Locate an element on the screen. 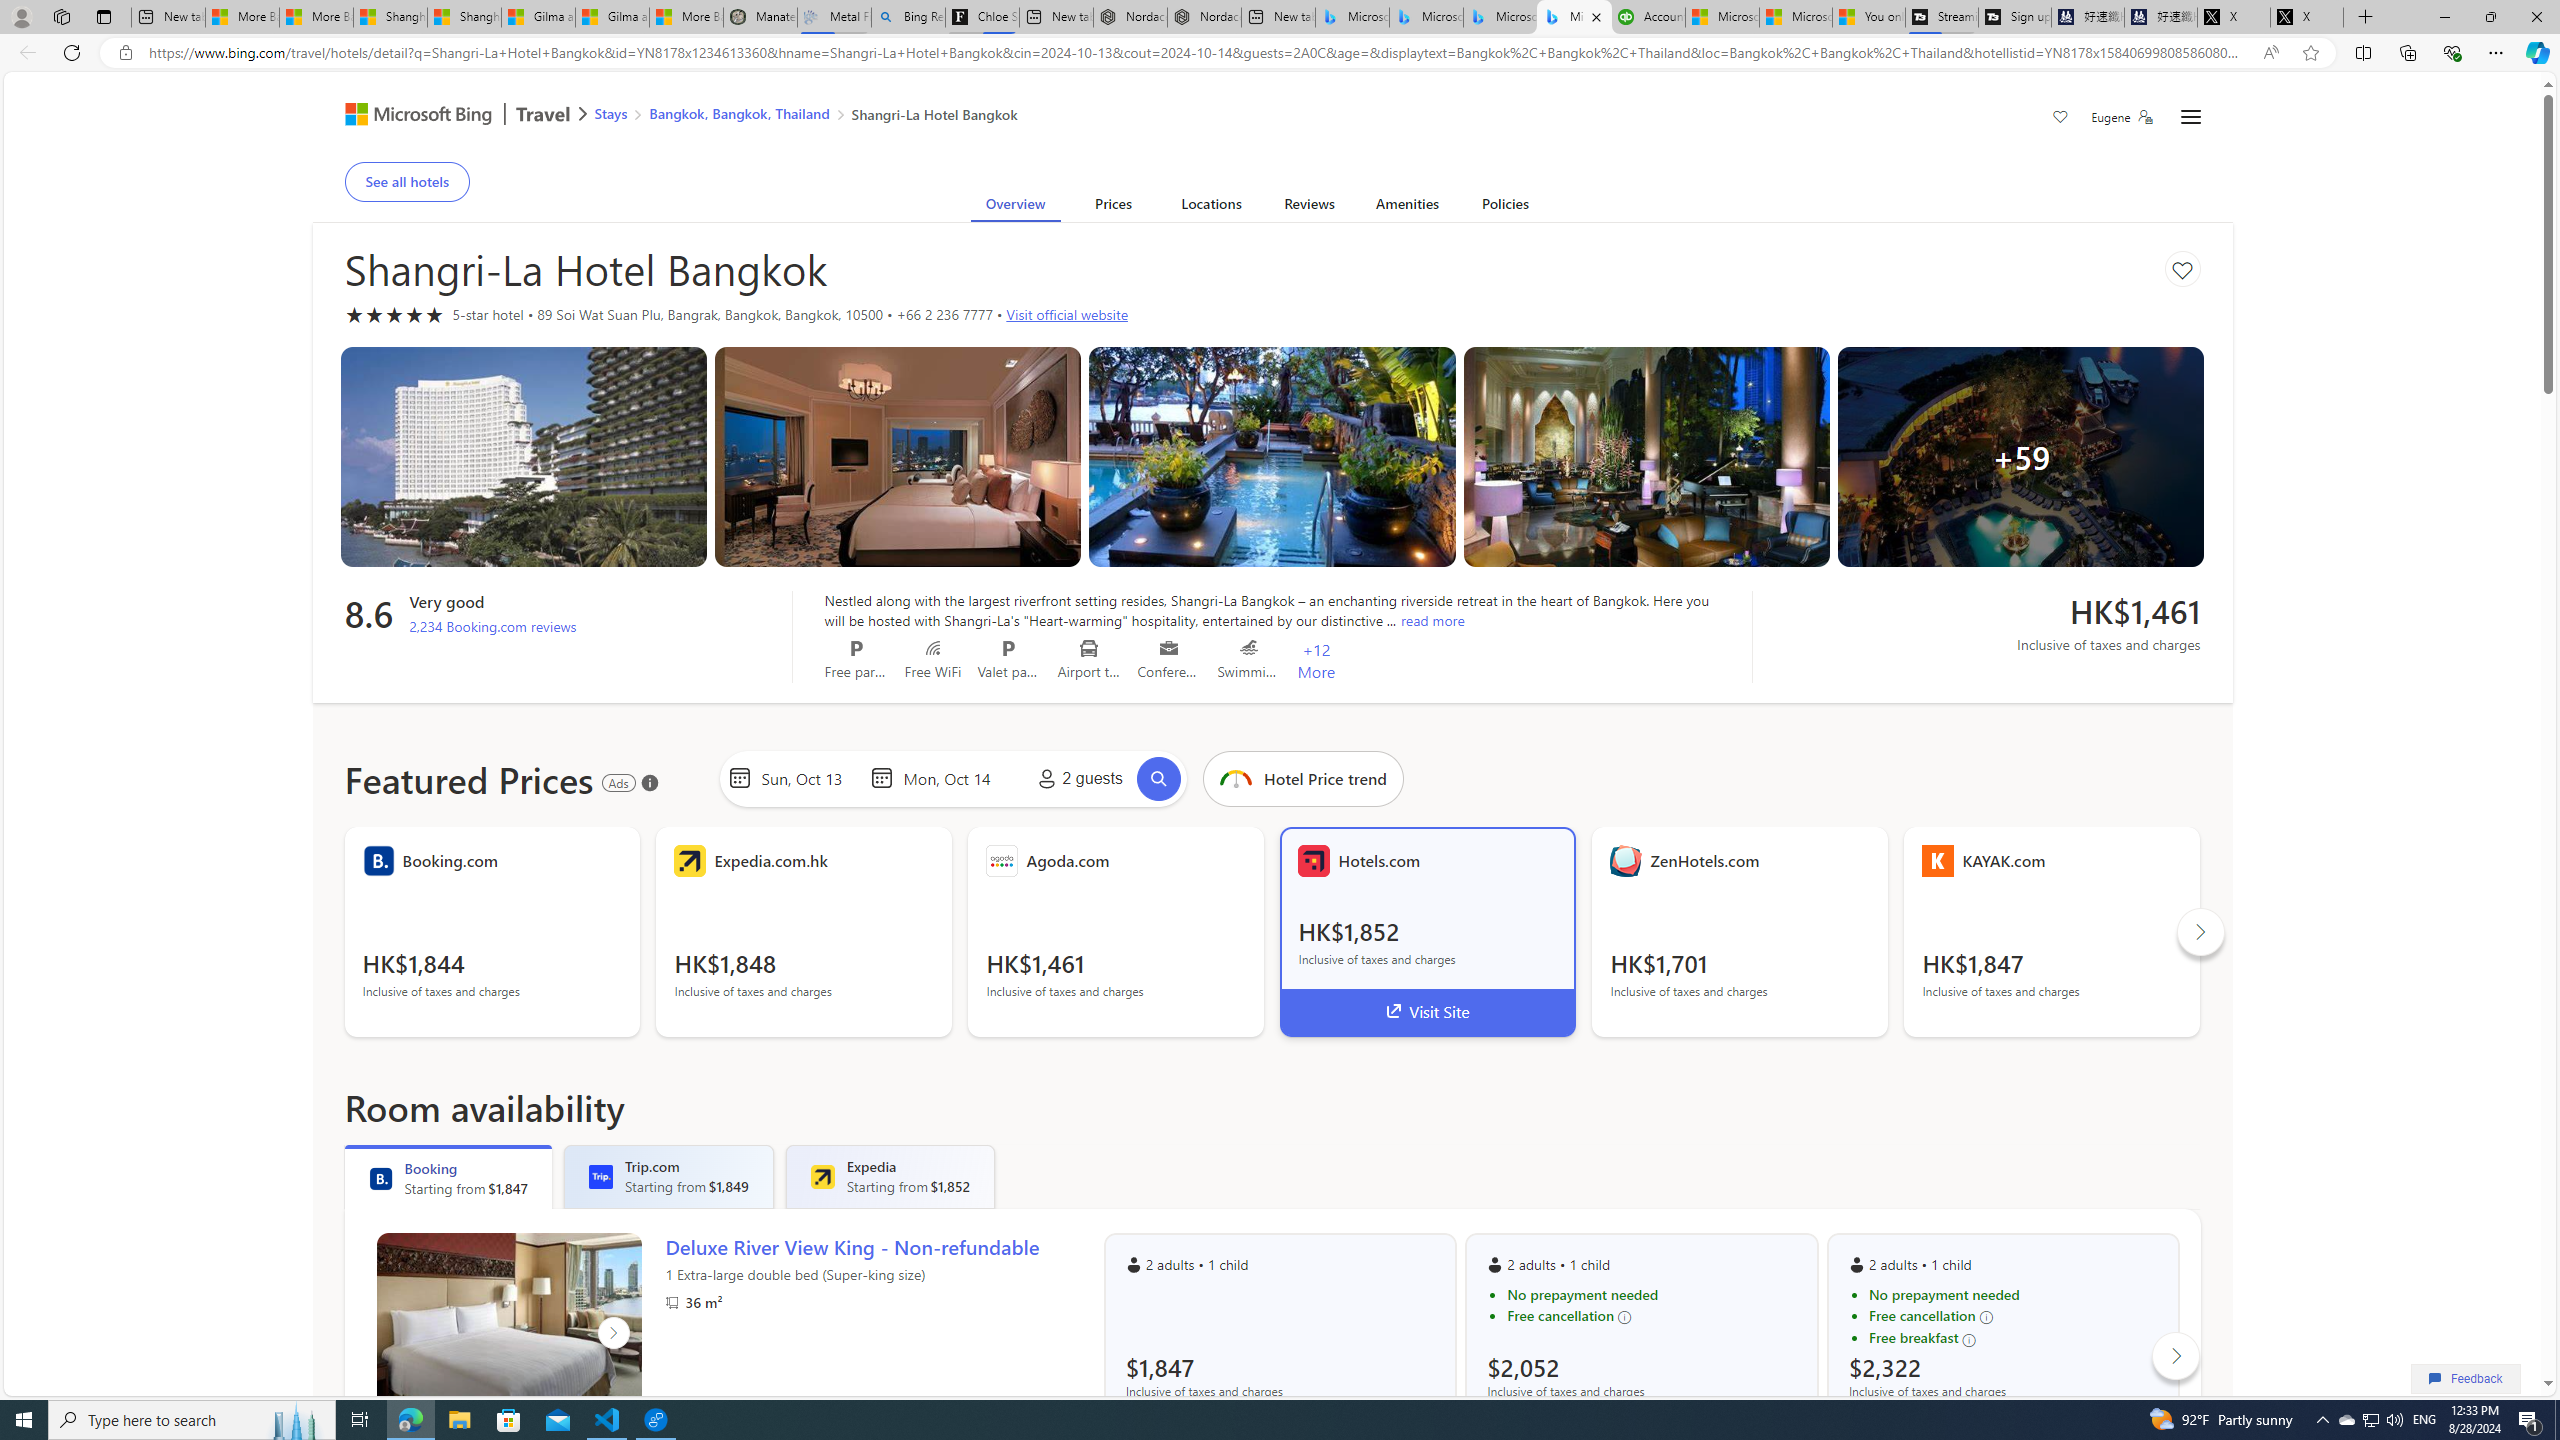 Image resolution: width=2560 pixels, height=1440 pixels. '+12 More Amenities' is located at coordinates (1316, 659).